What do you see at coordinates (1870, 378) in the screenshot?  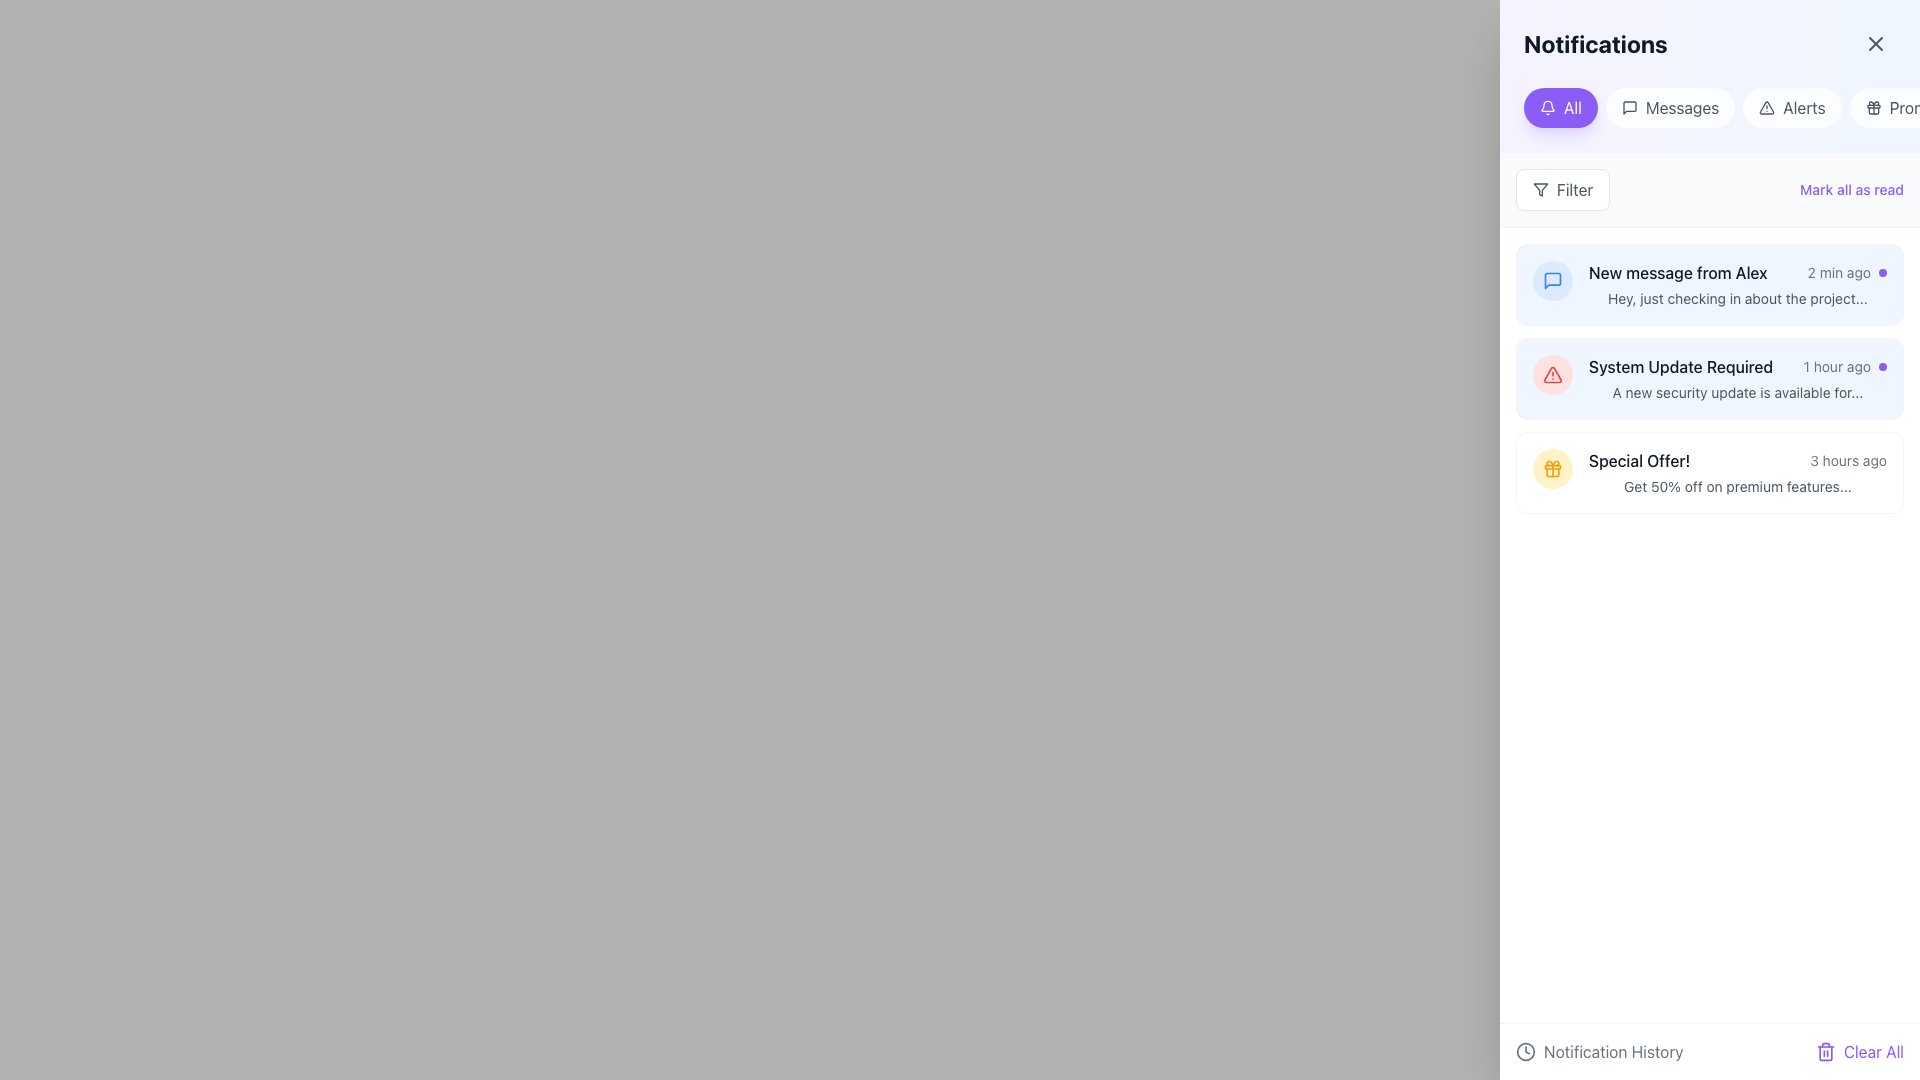 I see `the vertical ellipsis icon located near the right edge of the notification panel` at bounding box center [1870, 378].